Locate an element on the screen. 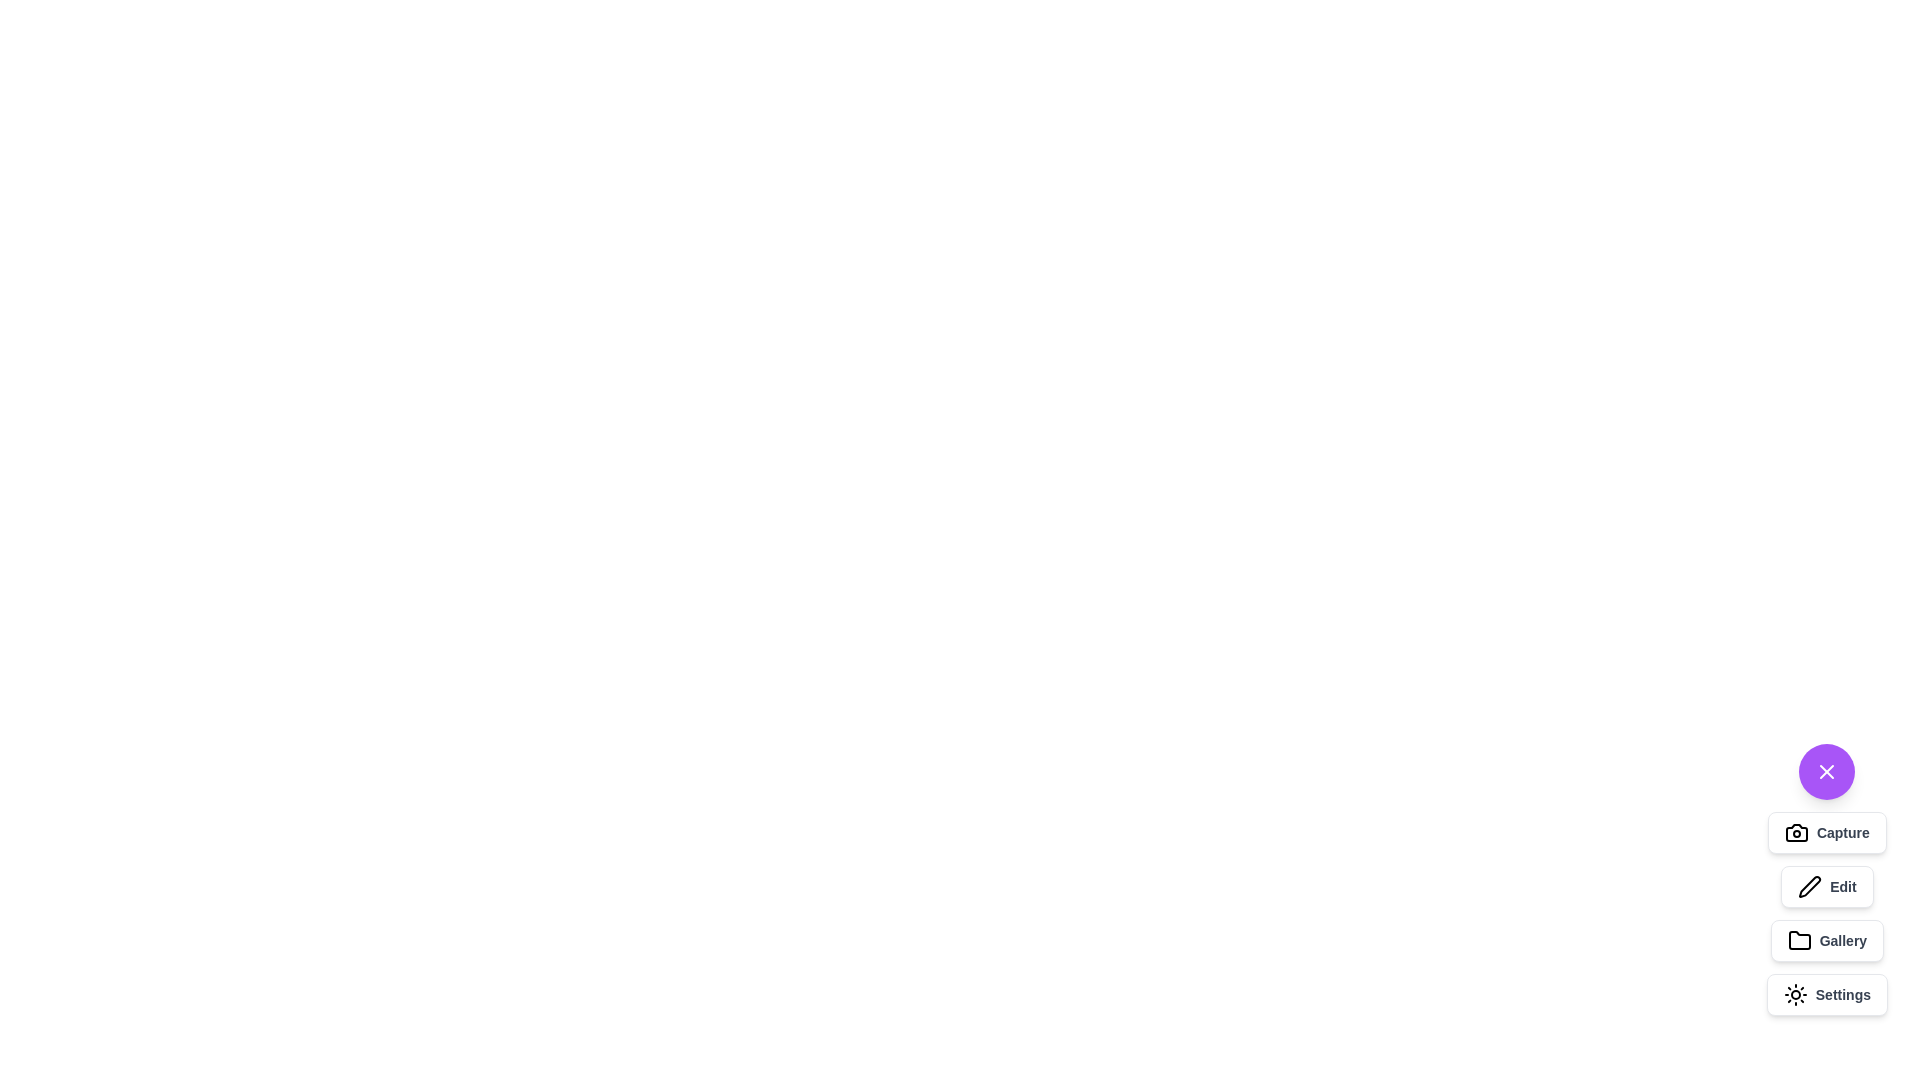 The width and height of the screenshot is (1920, 1080). the 'Edit' button to activate the 'Edit' functionality is located at coordinates (1827, 886).